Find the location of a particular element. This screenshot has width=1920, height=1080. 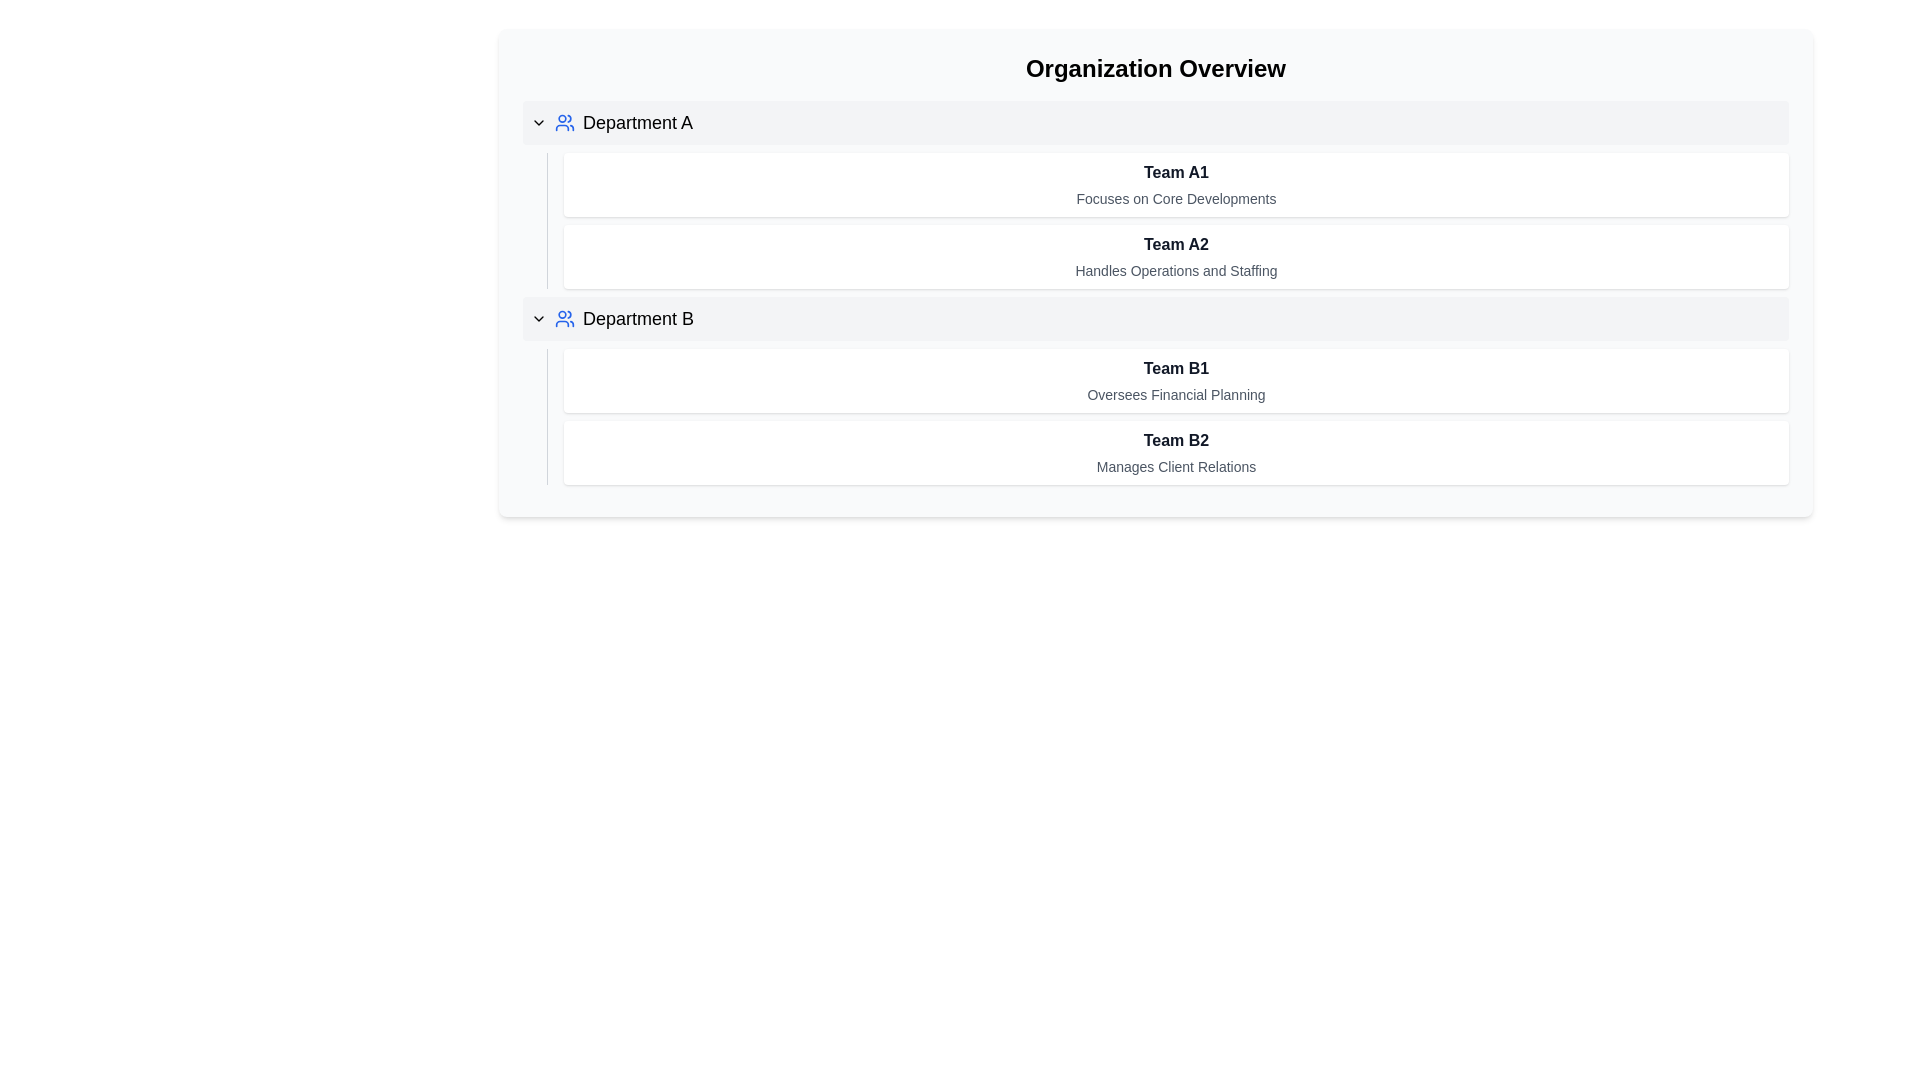

the second primary entry in the department list is located at coordinates (1156, 318).